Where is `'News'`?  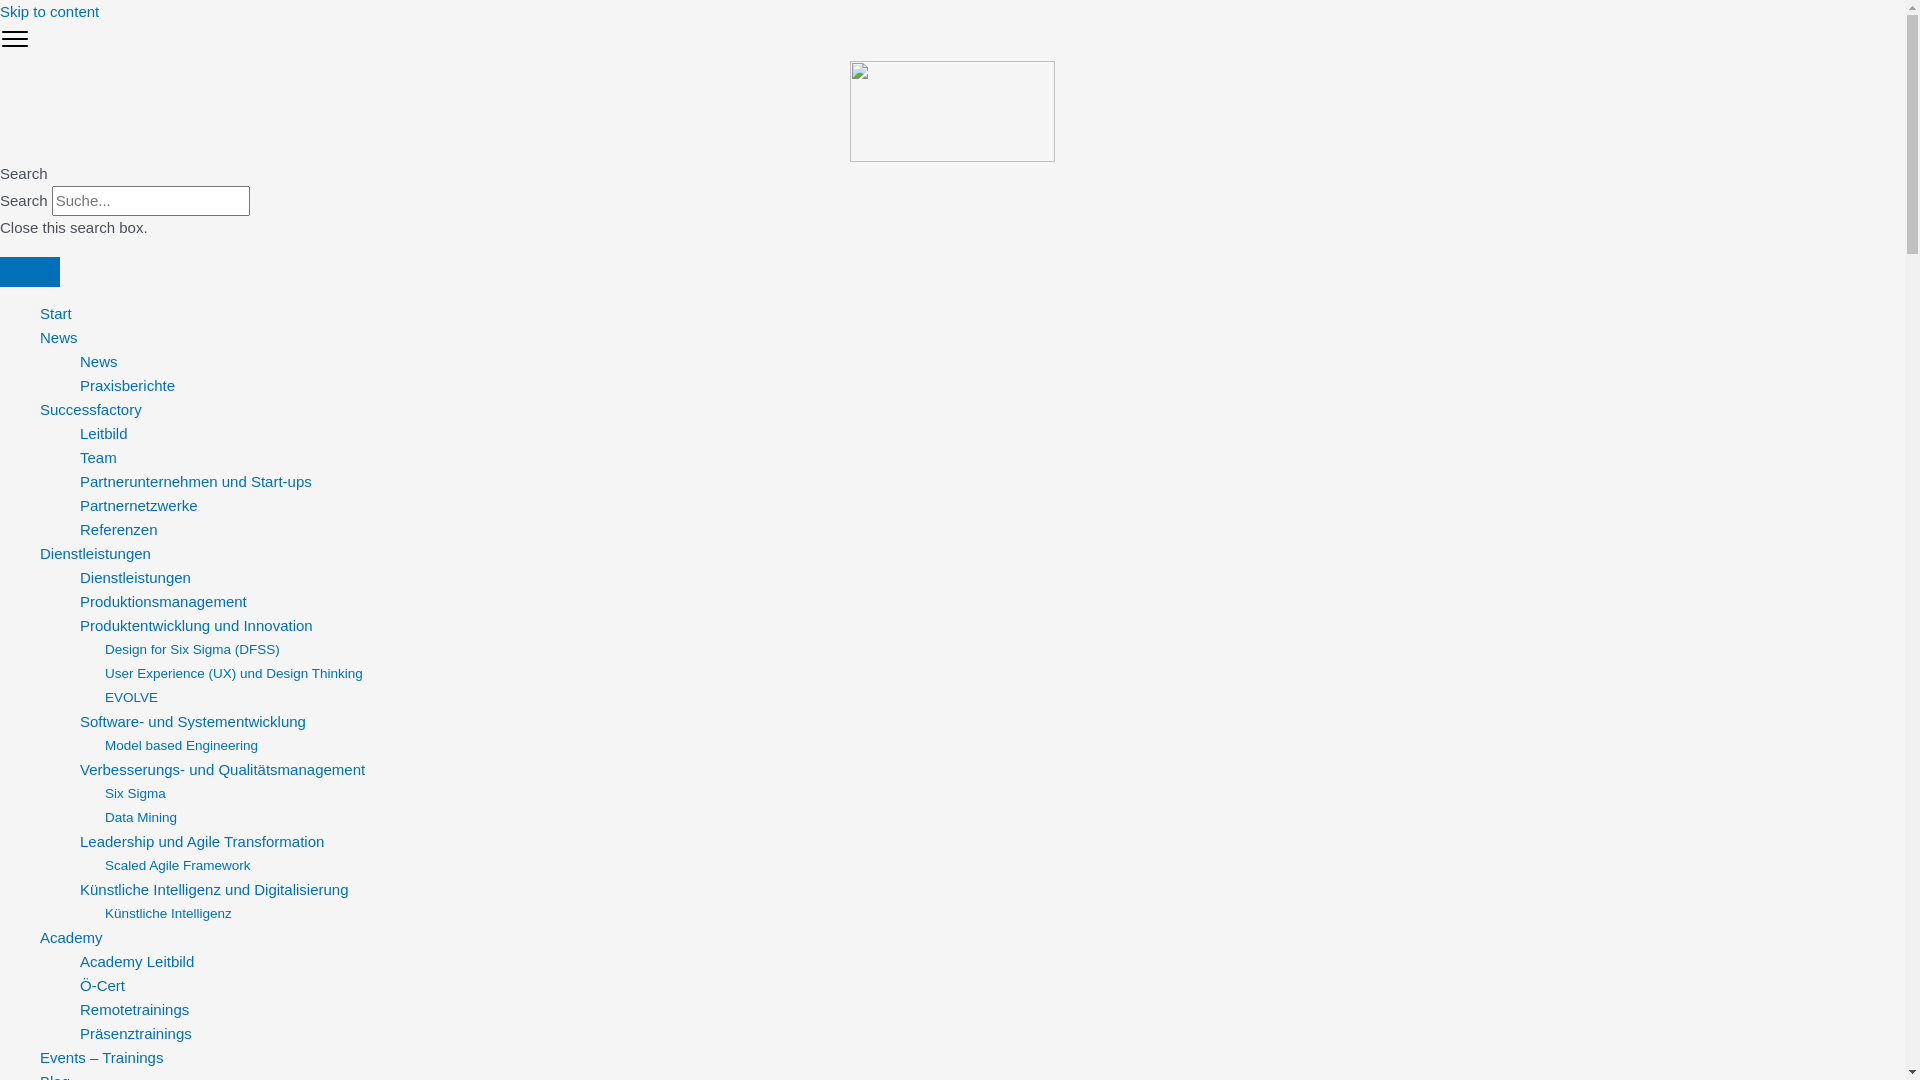 'News' is located at coordinates (98, 361).